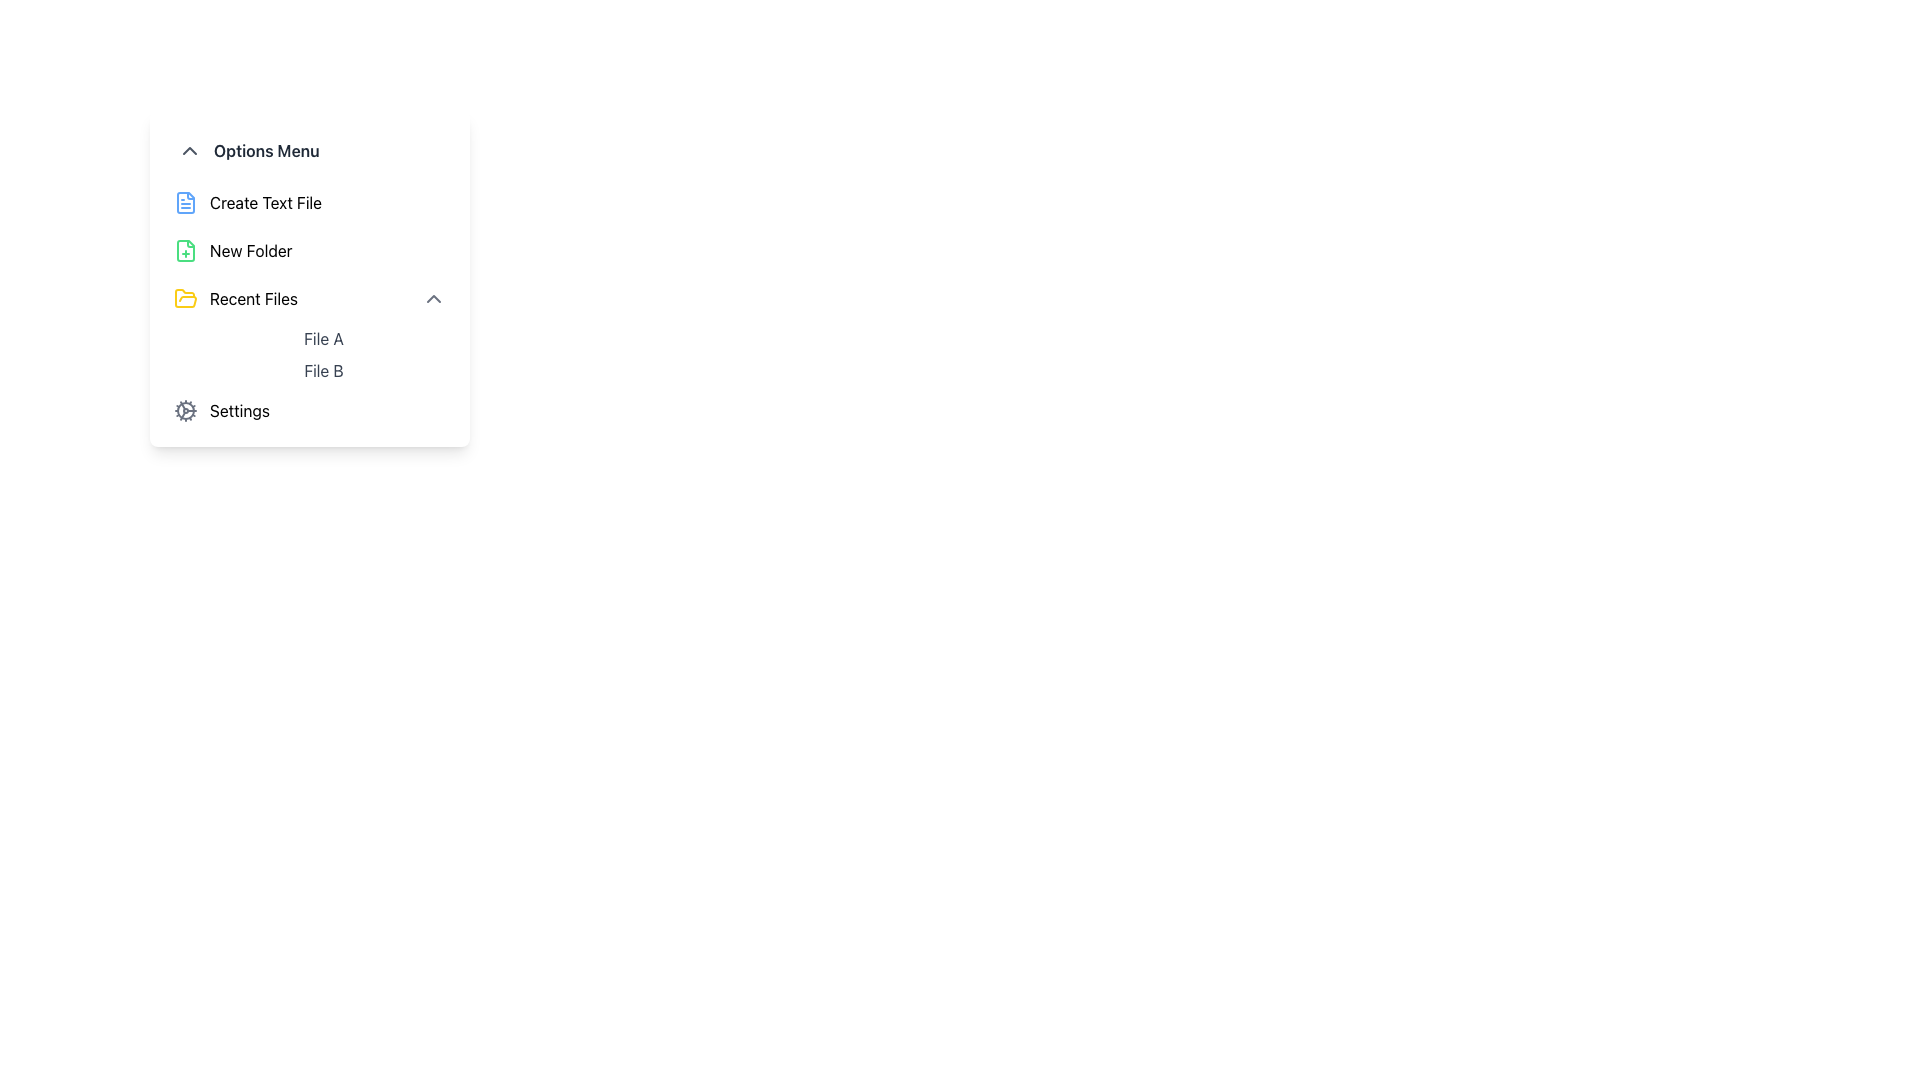  I want to click on the 'Create New Folder' button located in the second position of the menu panel, so click(309, 249).